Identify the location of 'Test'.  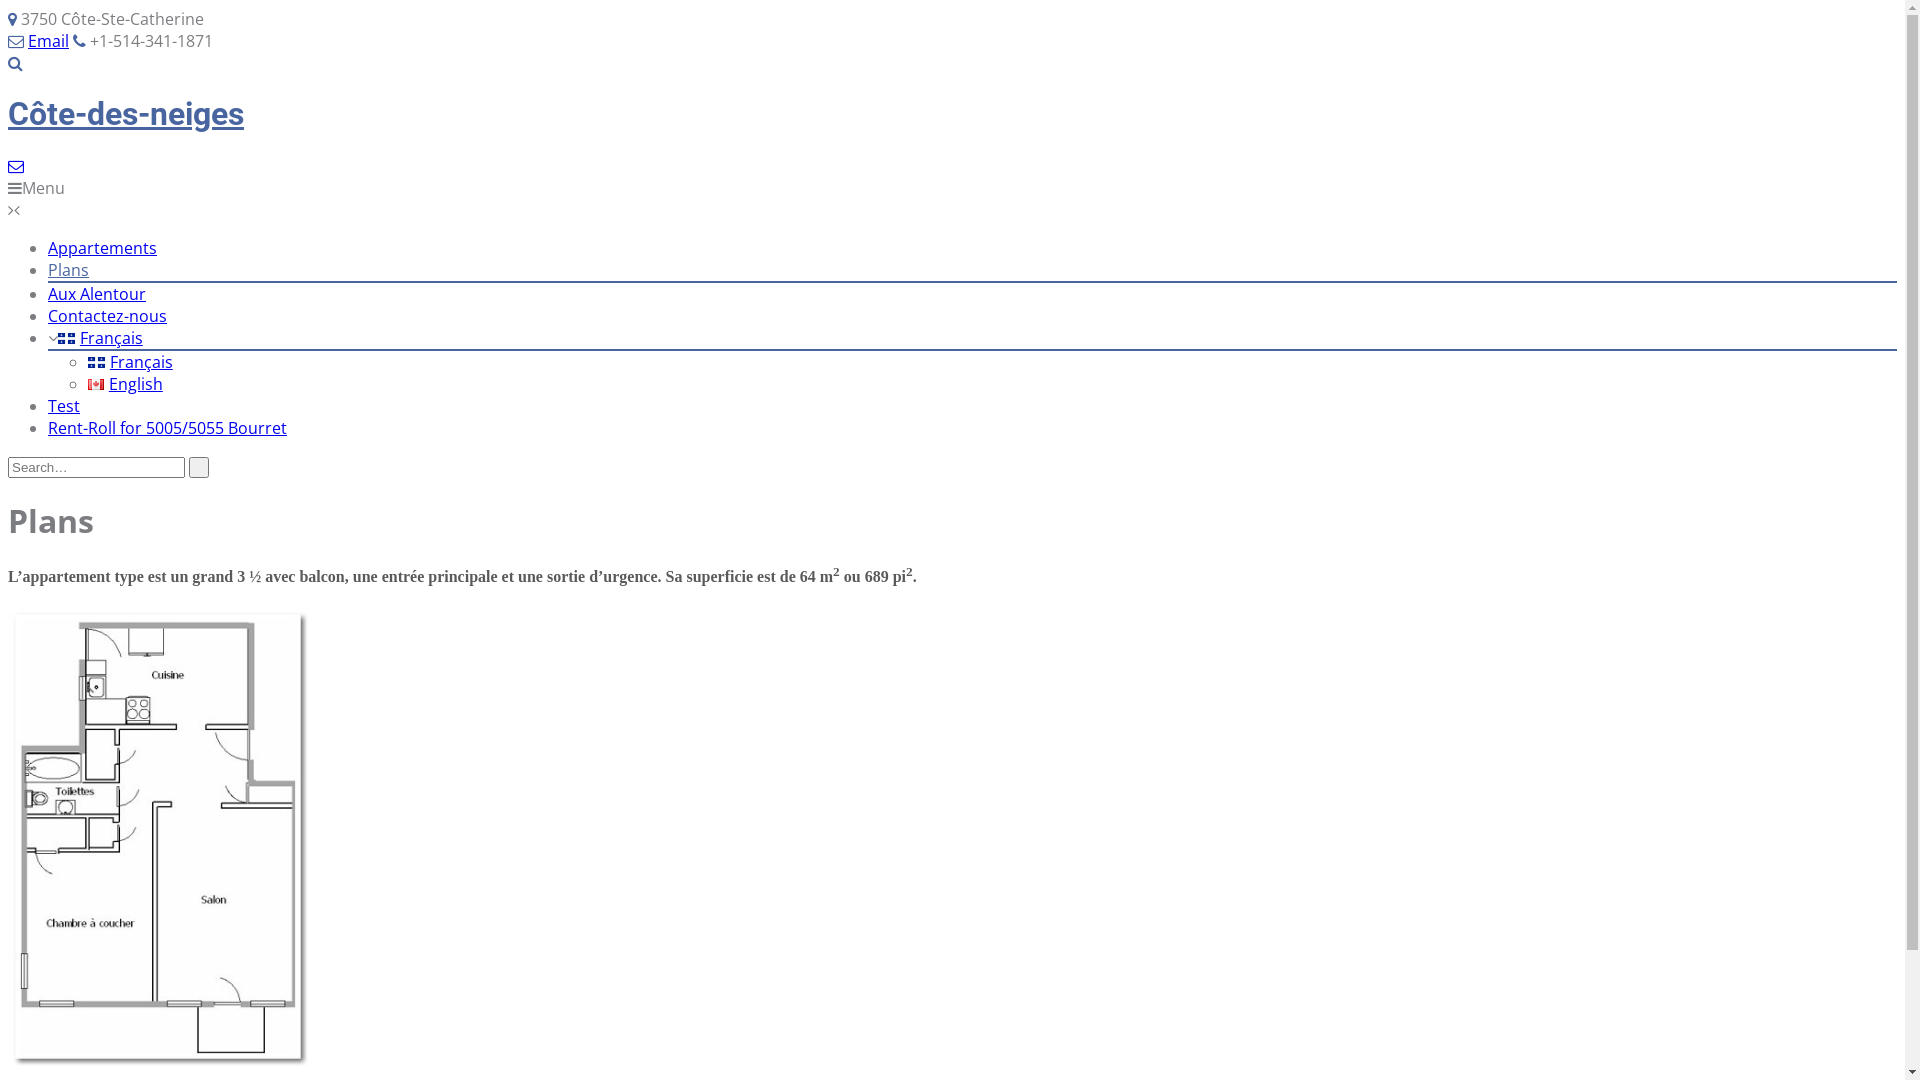
(63, 405).